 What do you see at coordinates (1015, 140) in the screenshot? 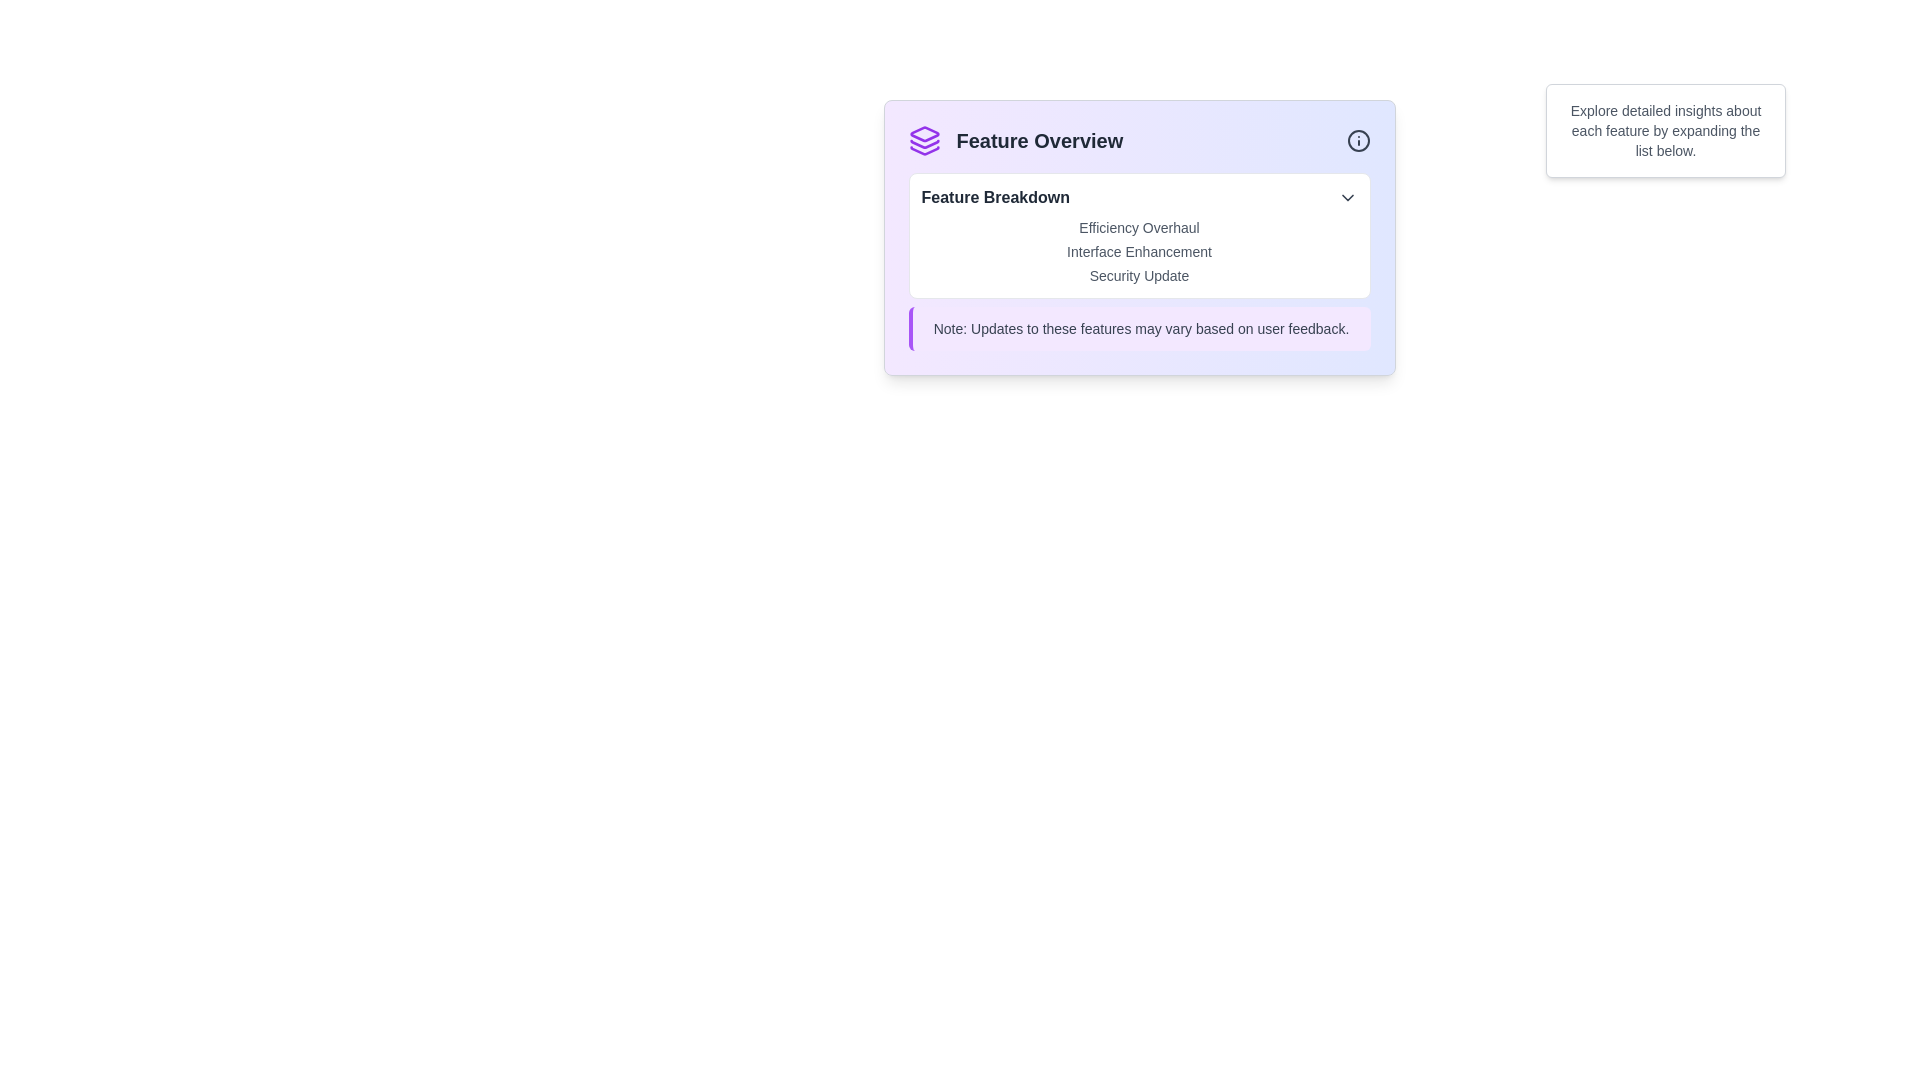
I see `the 'Feature Overview' text element styled with a bold, dark font next to a purple layered content icon, located in the top-left section of a light background card` at bounding box center [1015, 140].